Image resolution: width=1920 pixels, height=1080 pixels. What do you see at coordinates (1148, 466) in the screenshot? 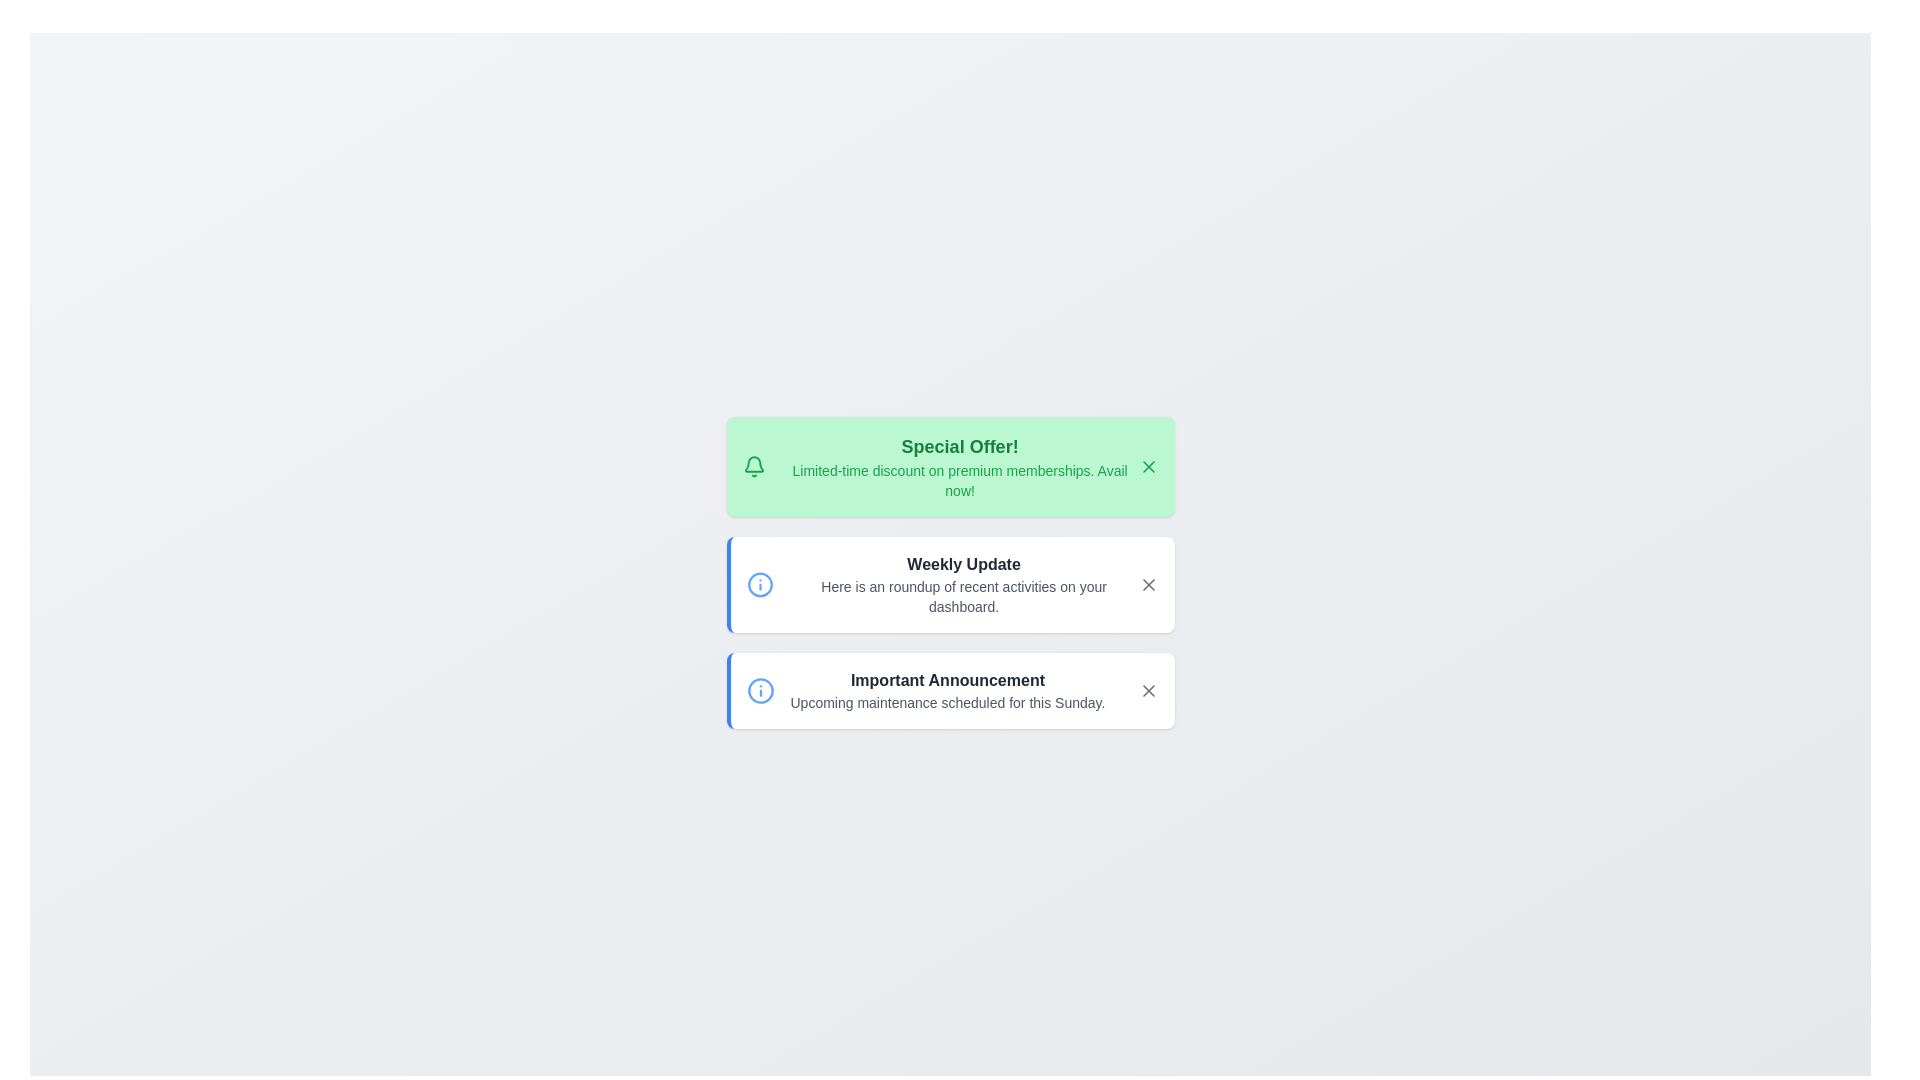
I see `close button of the alert with title Special Offer!` at bounding box center [1148, 466].